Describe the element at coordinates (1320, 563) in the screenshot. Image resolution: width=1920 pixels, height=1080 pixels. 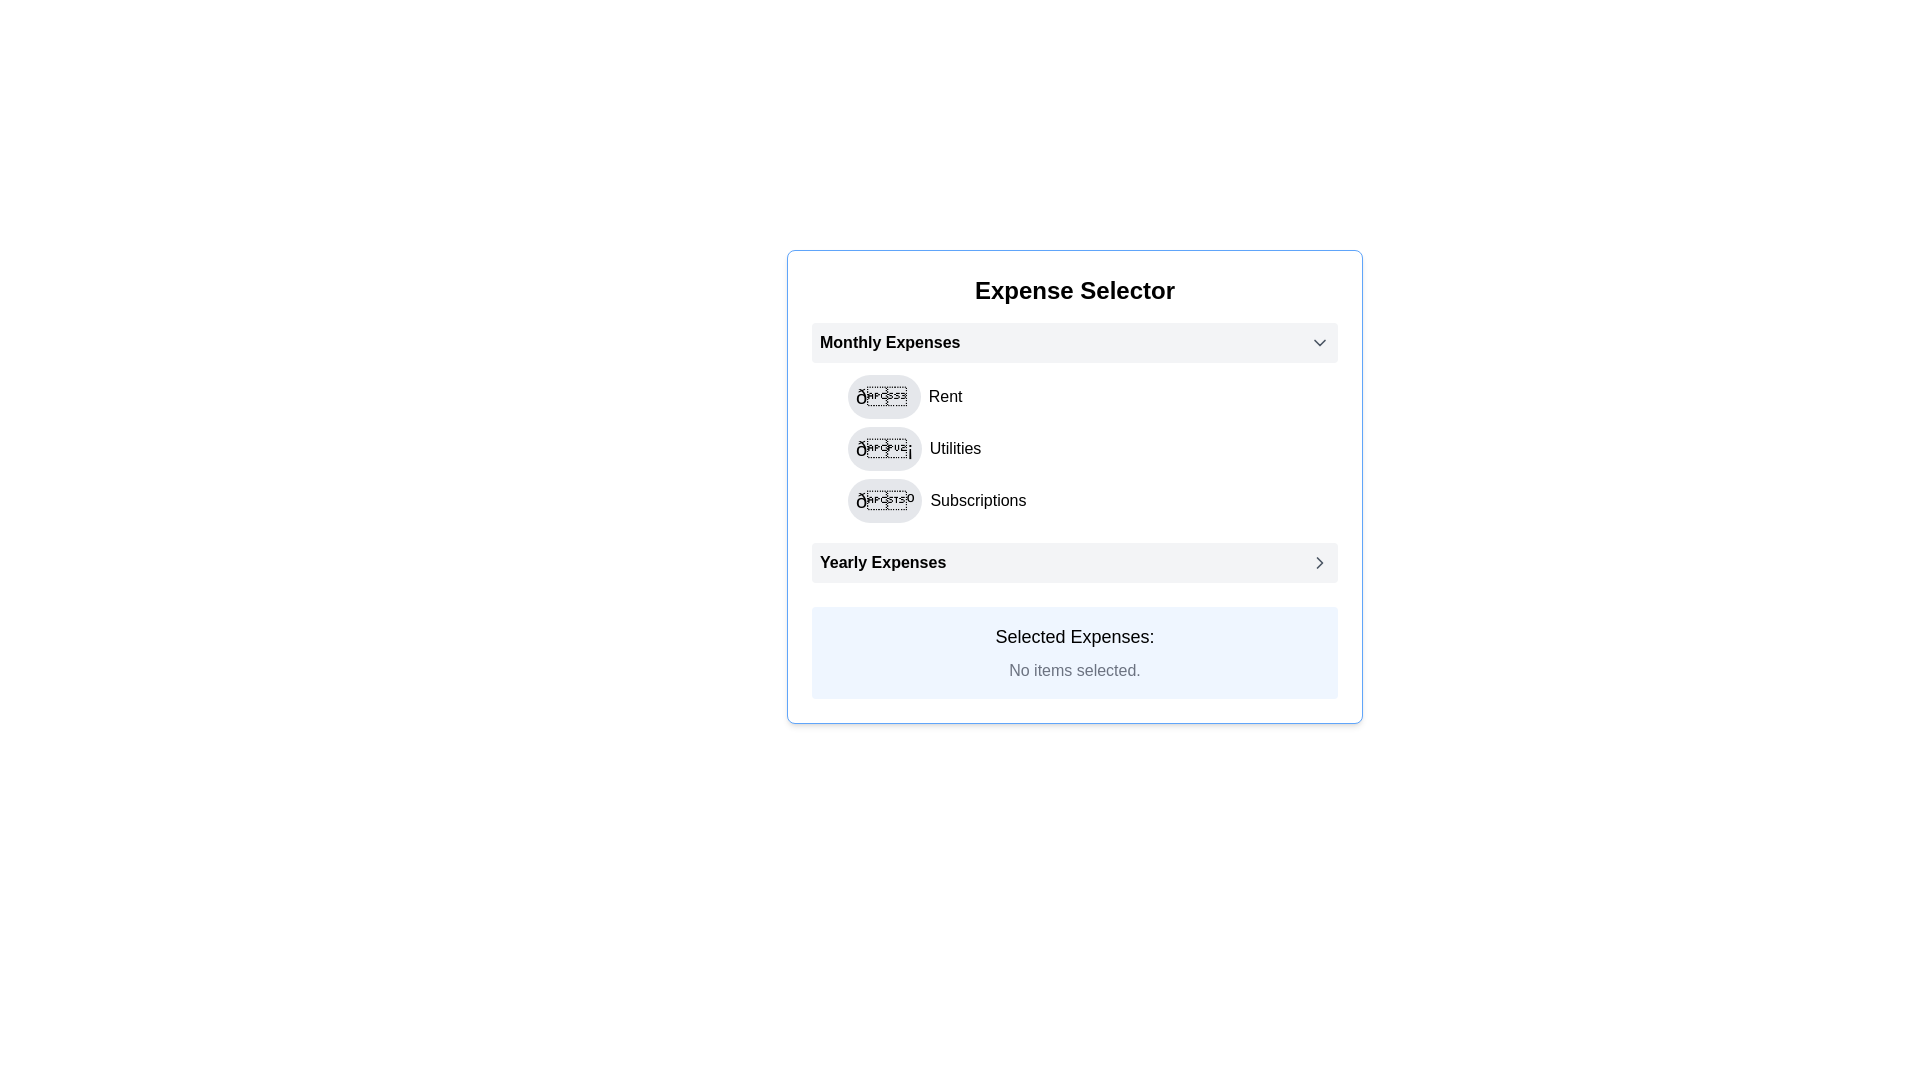
I see `the Right-facing Chevron Icon located at the right end of the 'Yearly Expenses' row in the Expense Selector interface` at that location.